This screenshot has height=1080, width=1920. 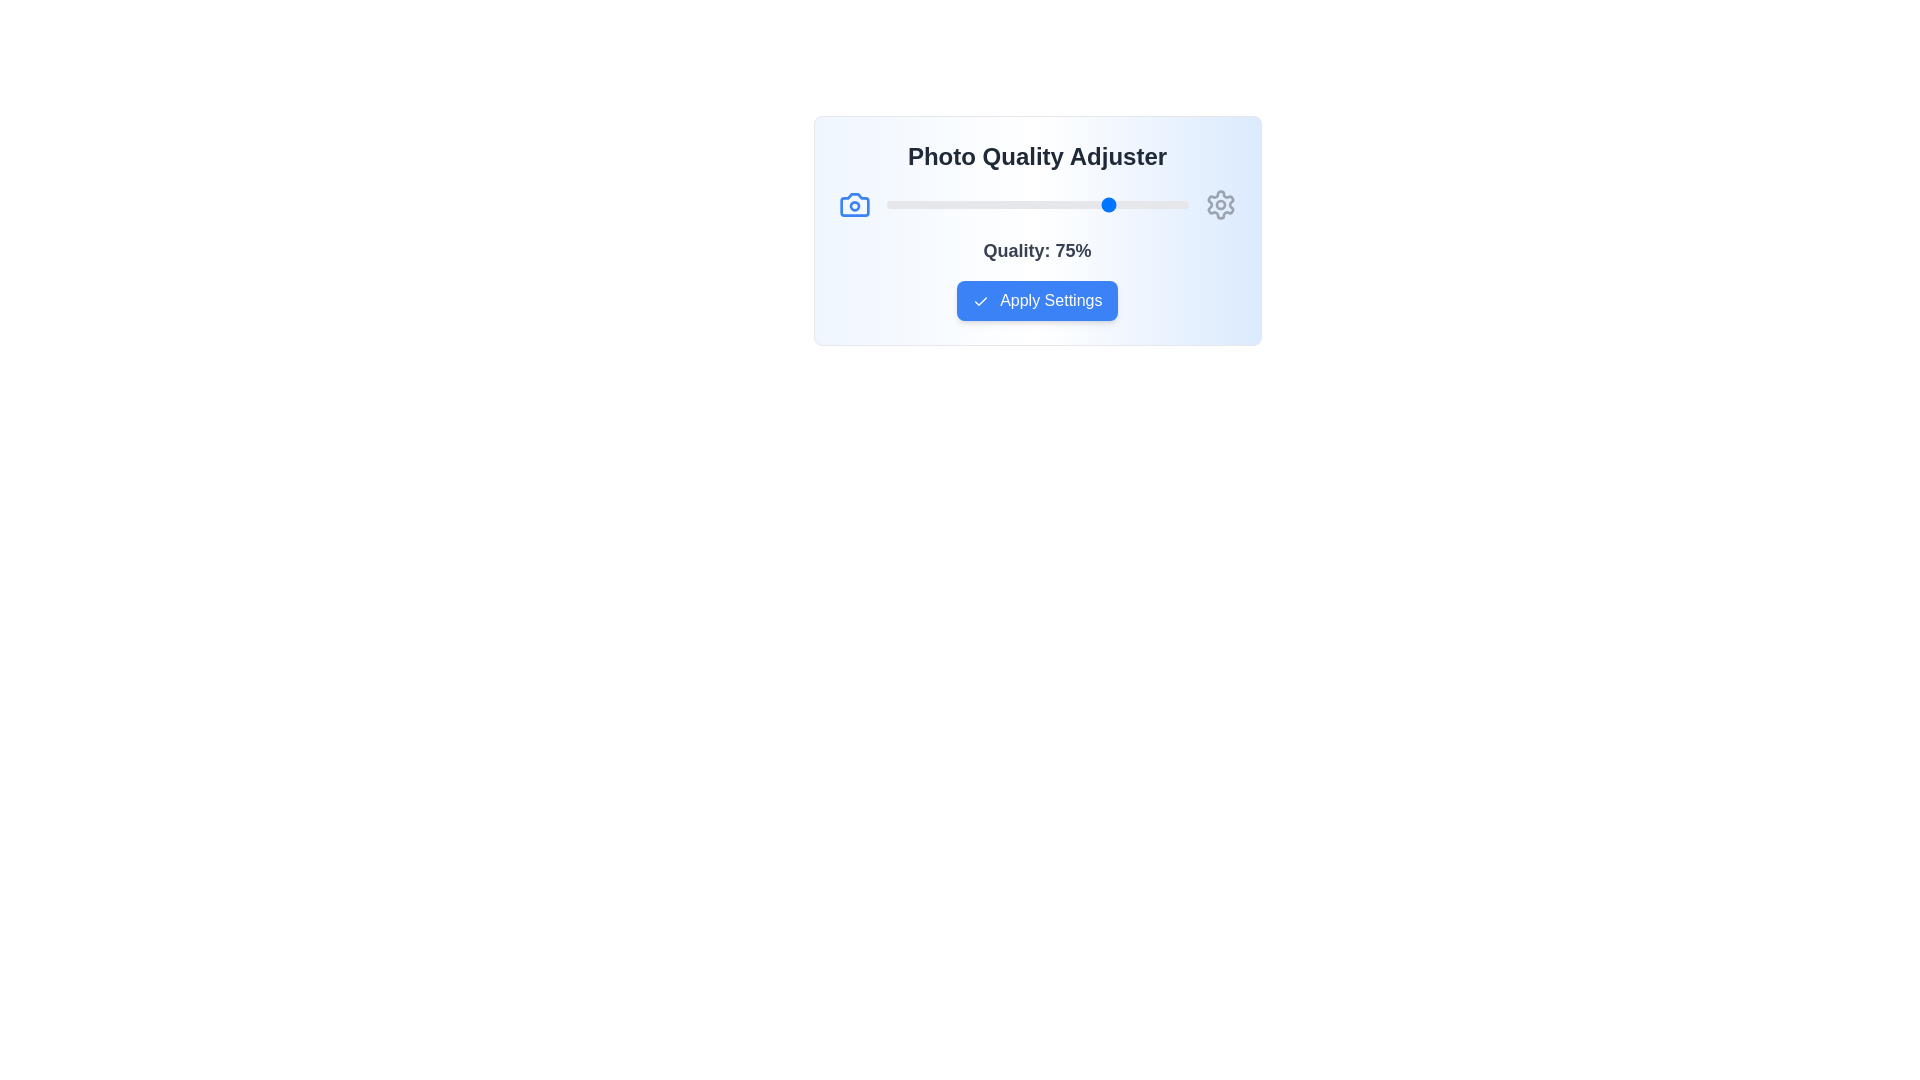 I want to click on the 'Apply Settings' button, so click(x=1037, y=300).